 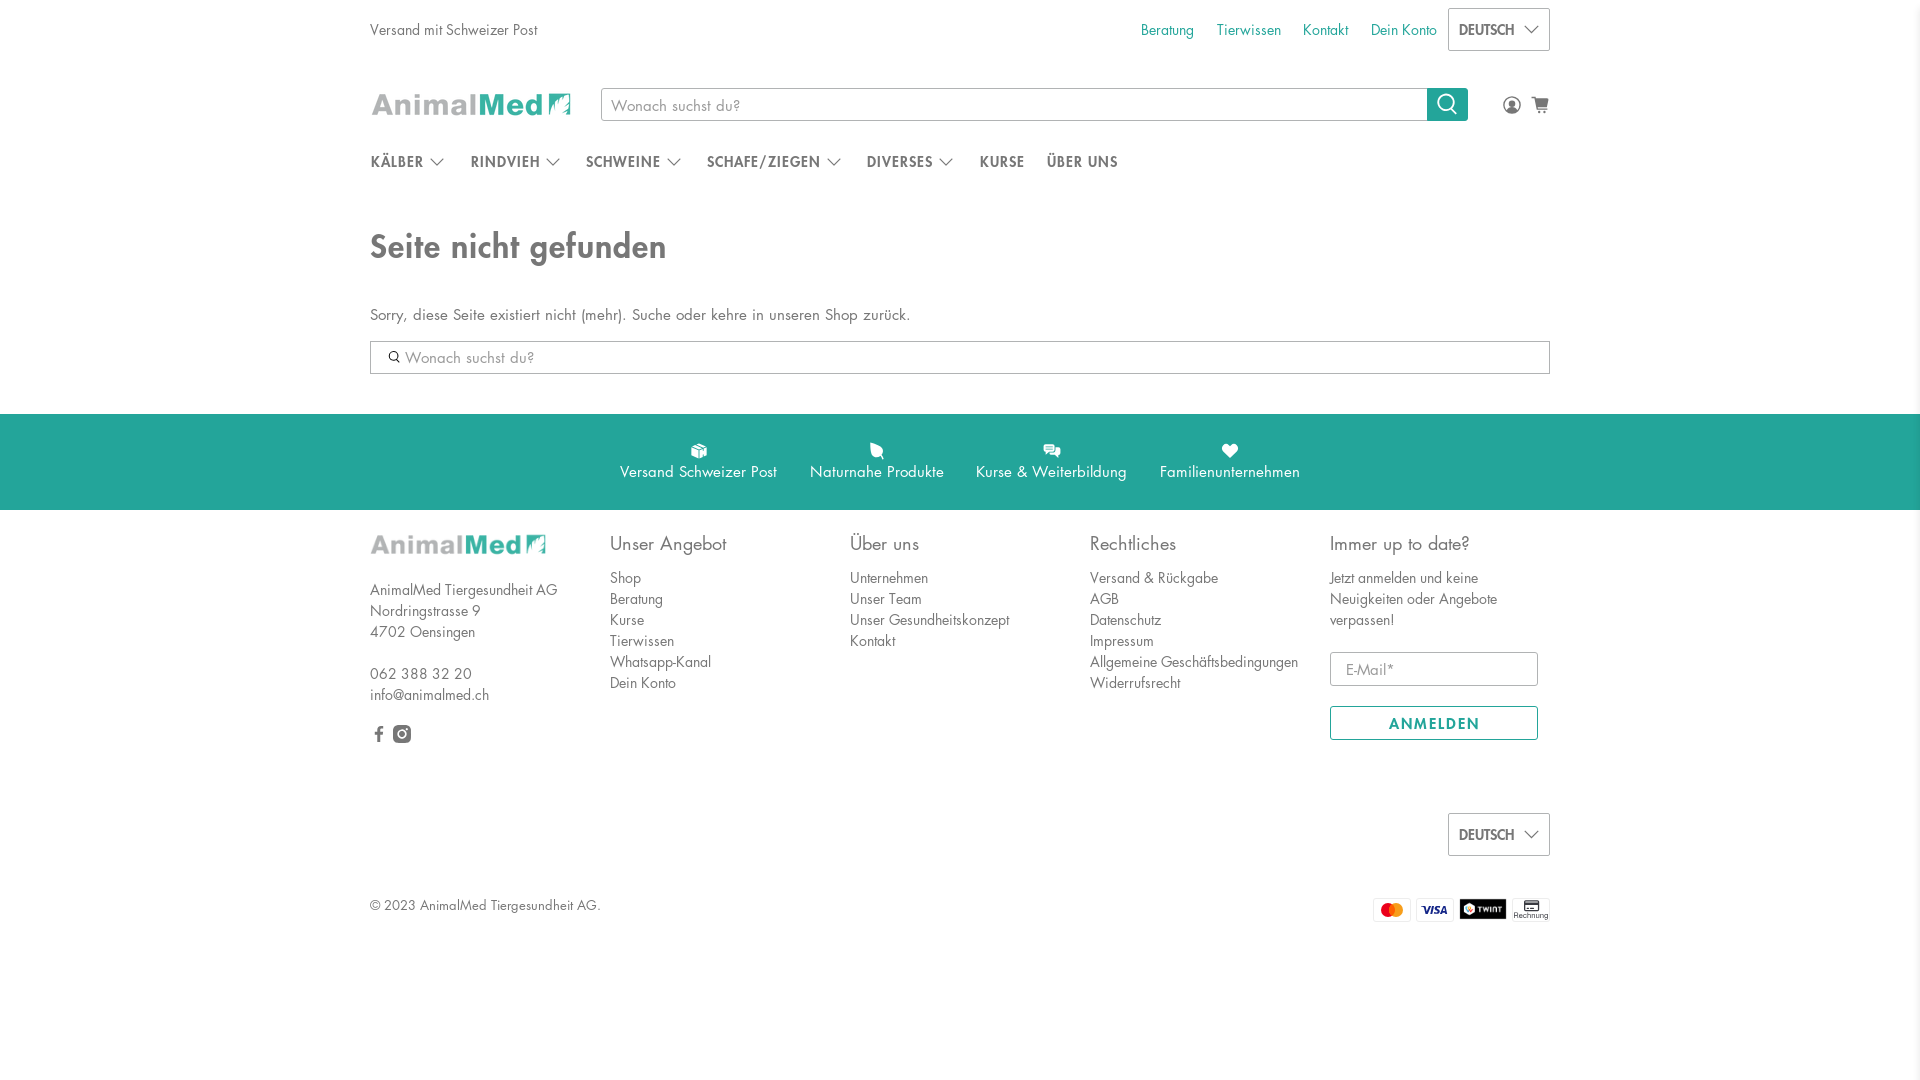 I want to click on 'SCHAFE/ZIEGEN', so click(x=696, y=160).